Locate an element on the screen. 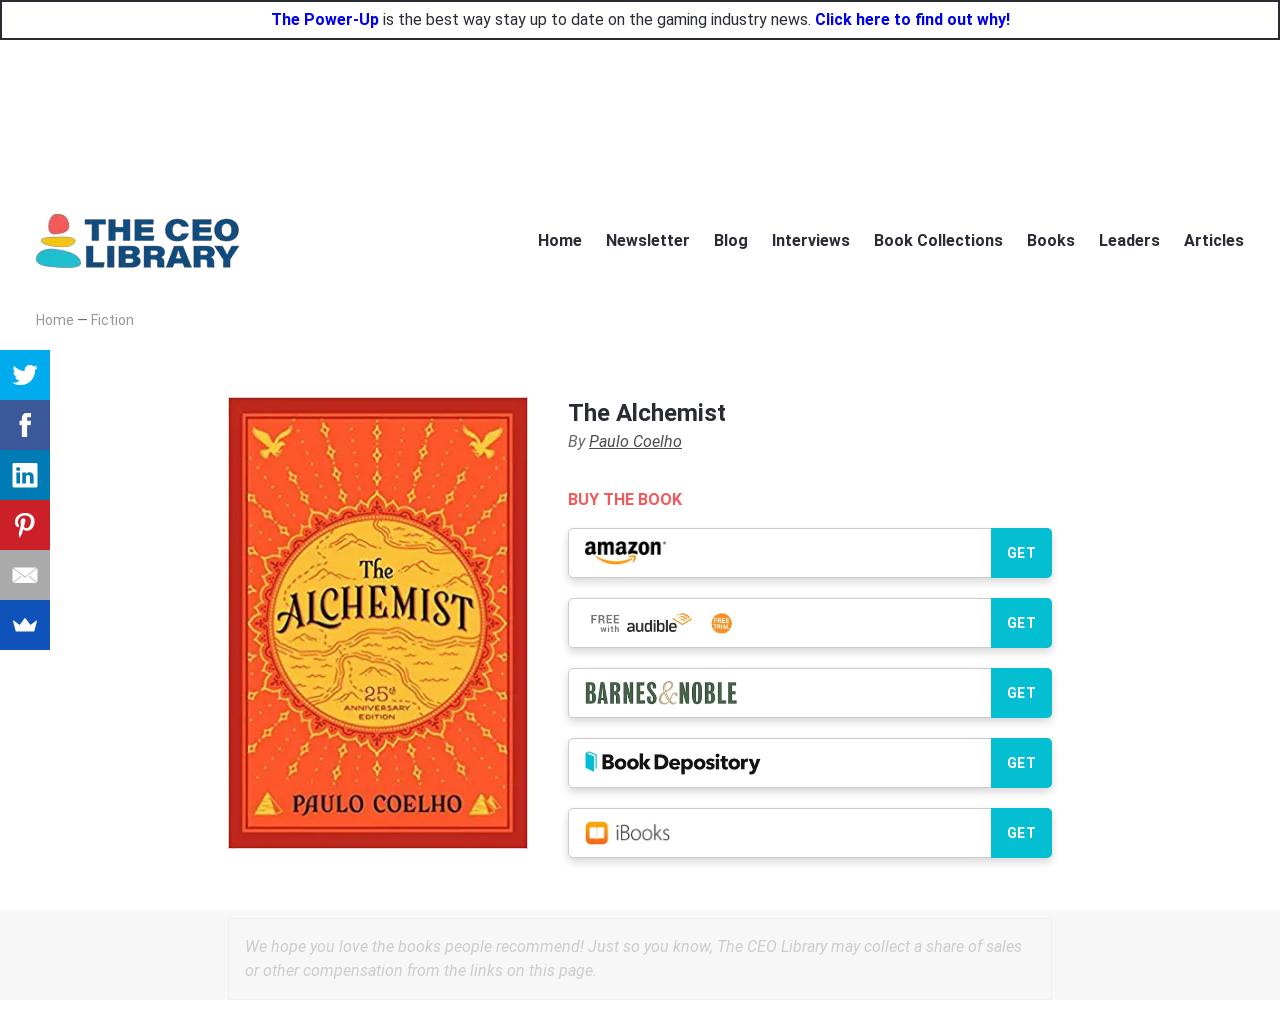 This screenshot has width=1280, height=1018. 'is the best way stay up to date on the gaming industry news.' is located at coordinates (594, 18).